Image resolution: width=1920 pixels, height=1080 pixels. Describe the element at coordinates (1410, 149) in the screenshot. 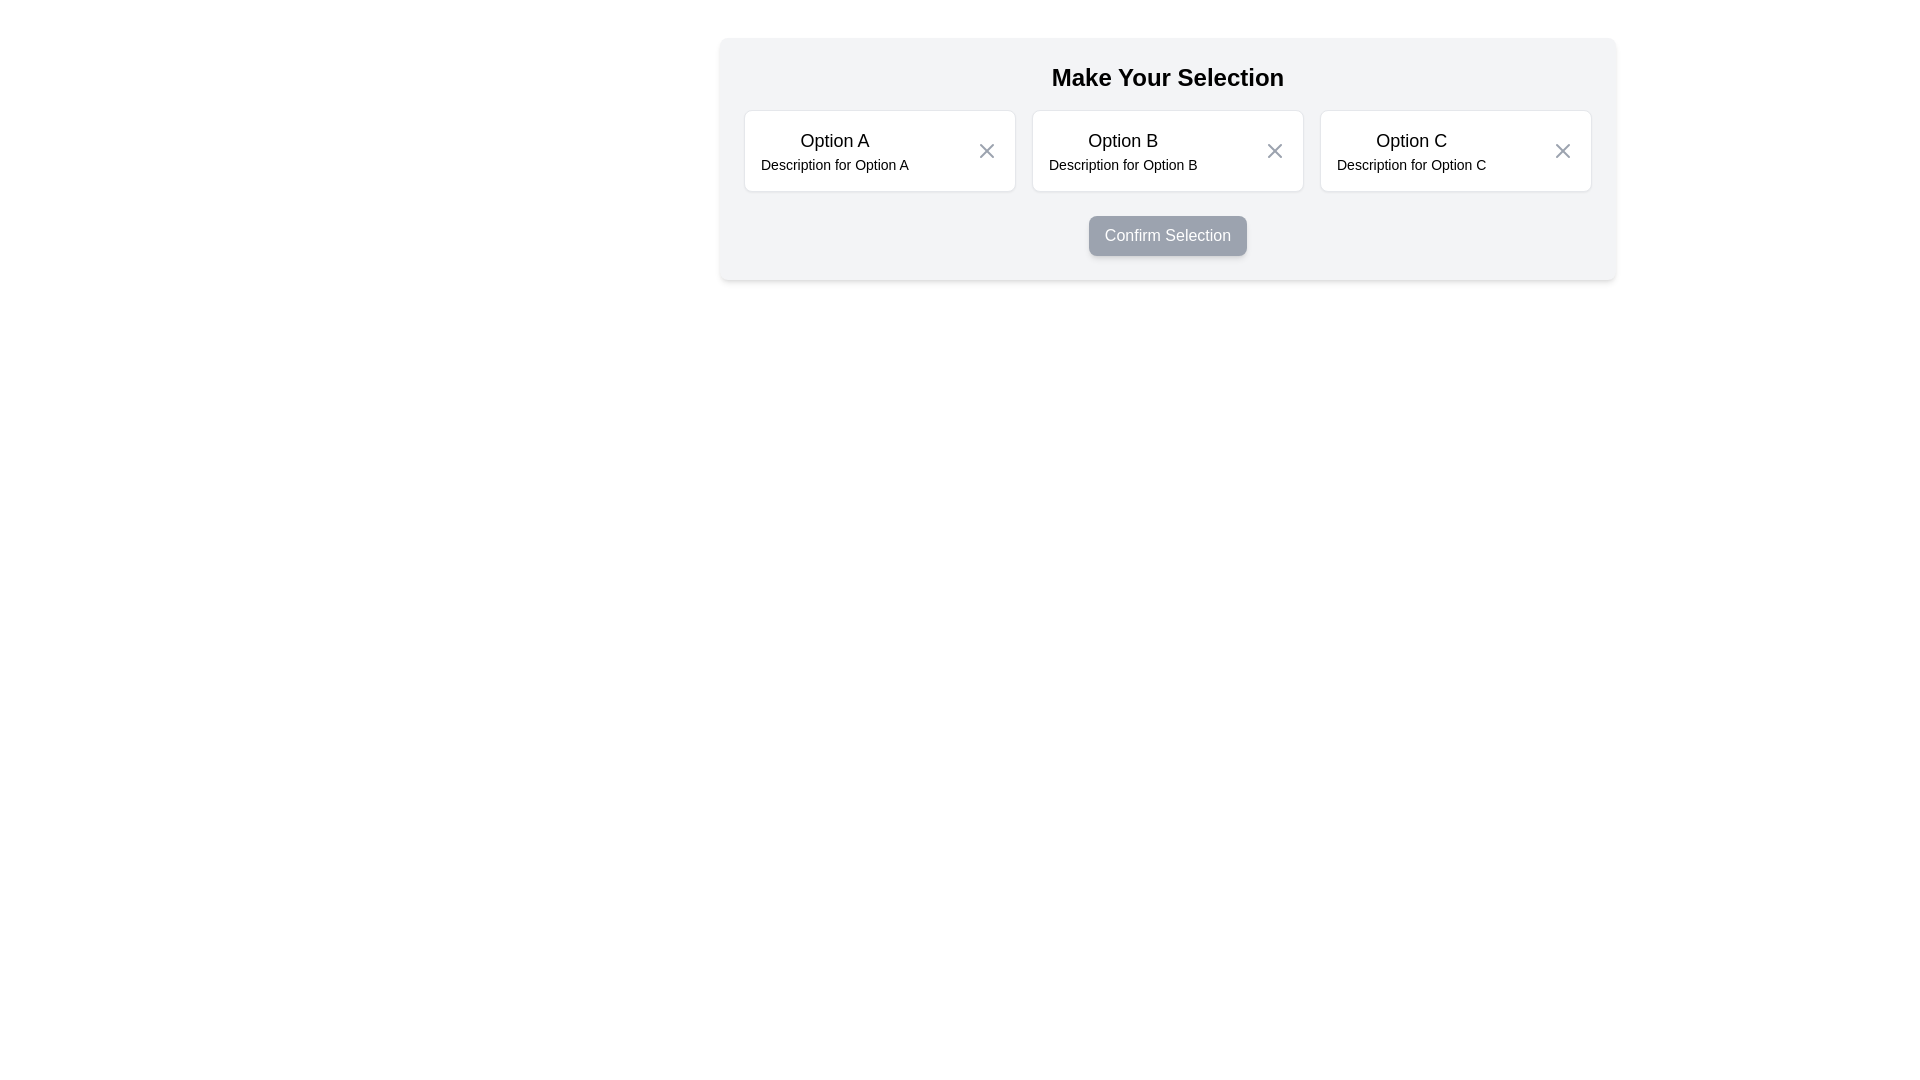

I see `the third selectable card in the group under 'Make Your Selection'` at that location.